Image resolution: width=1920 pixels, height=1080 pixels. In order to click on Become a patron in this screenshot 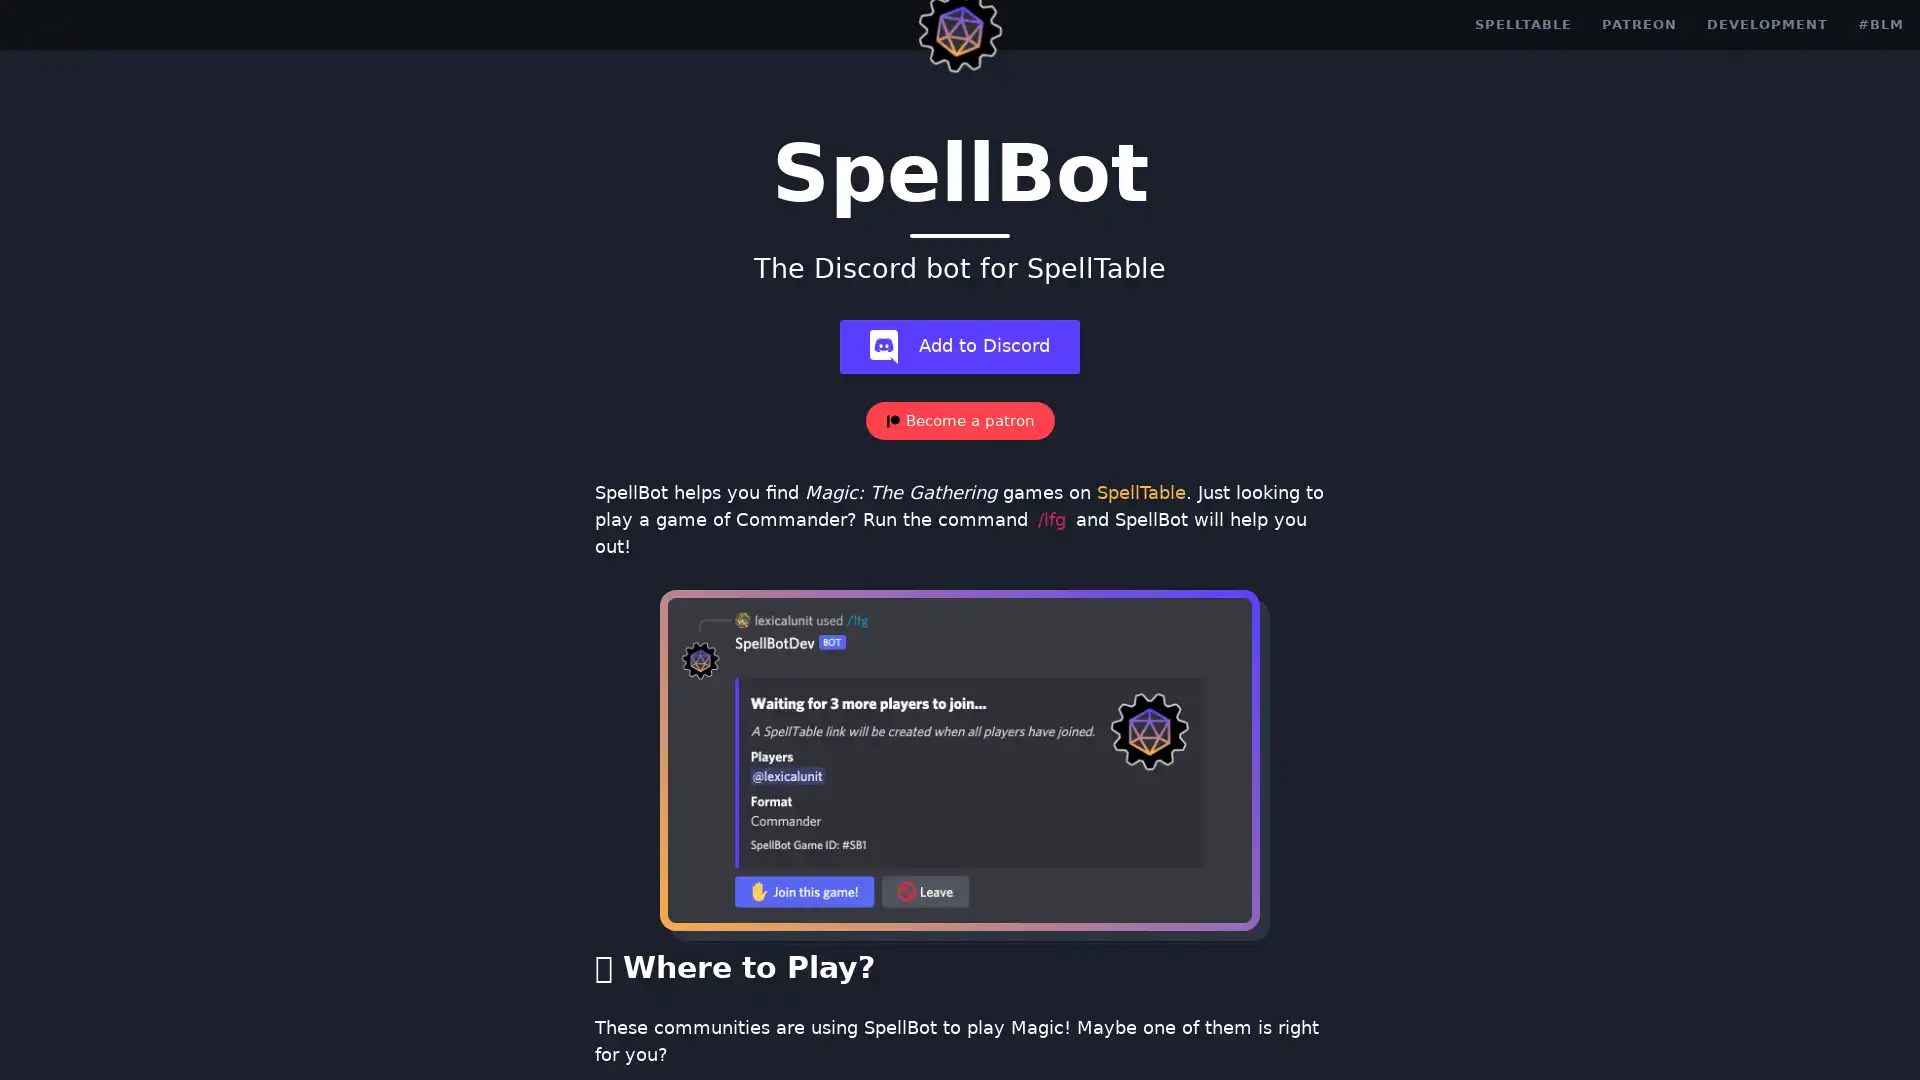, I will do `click(958, 419)`.